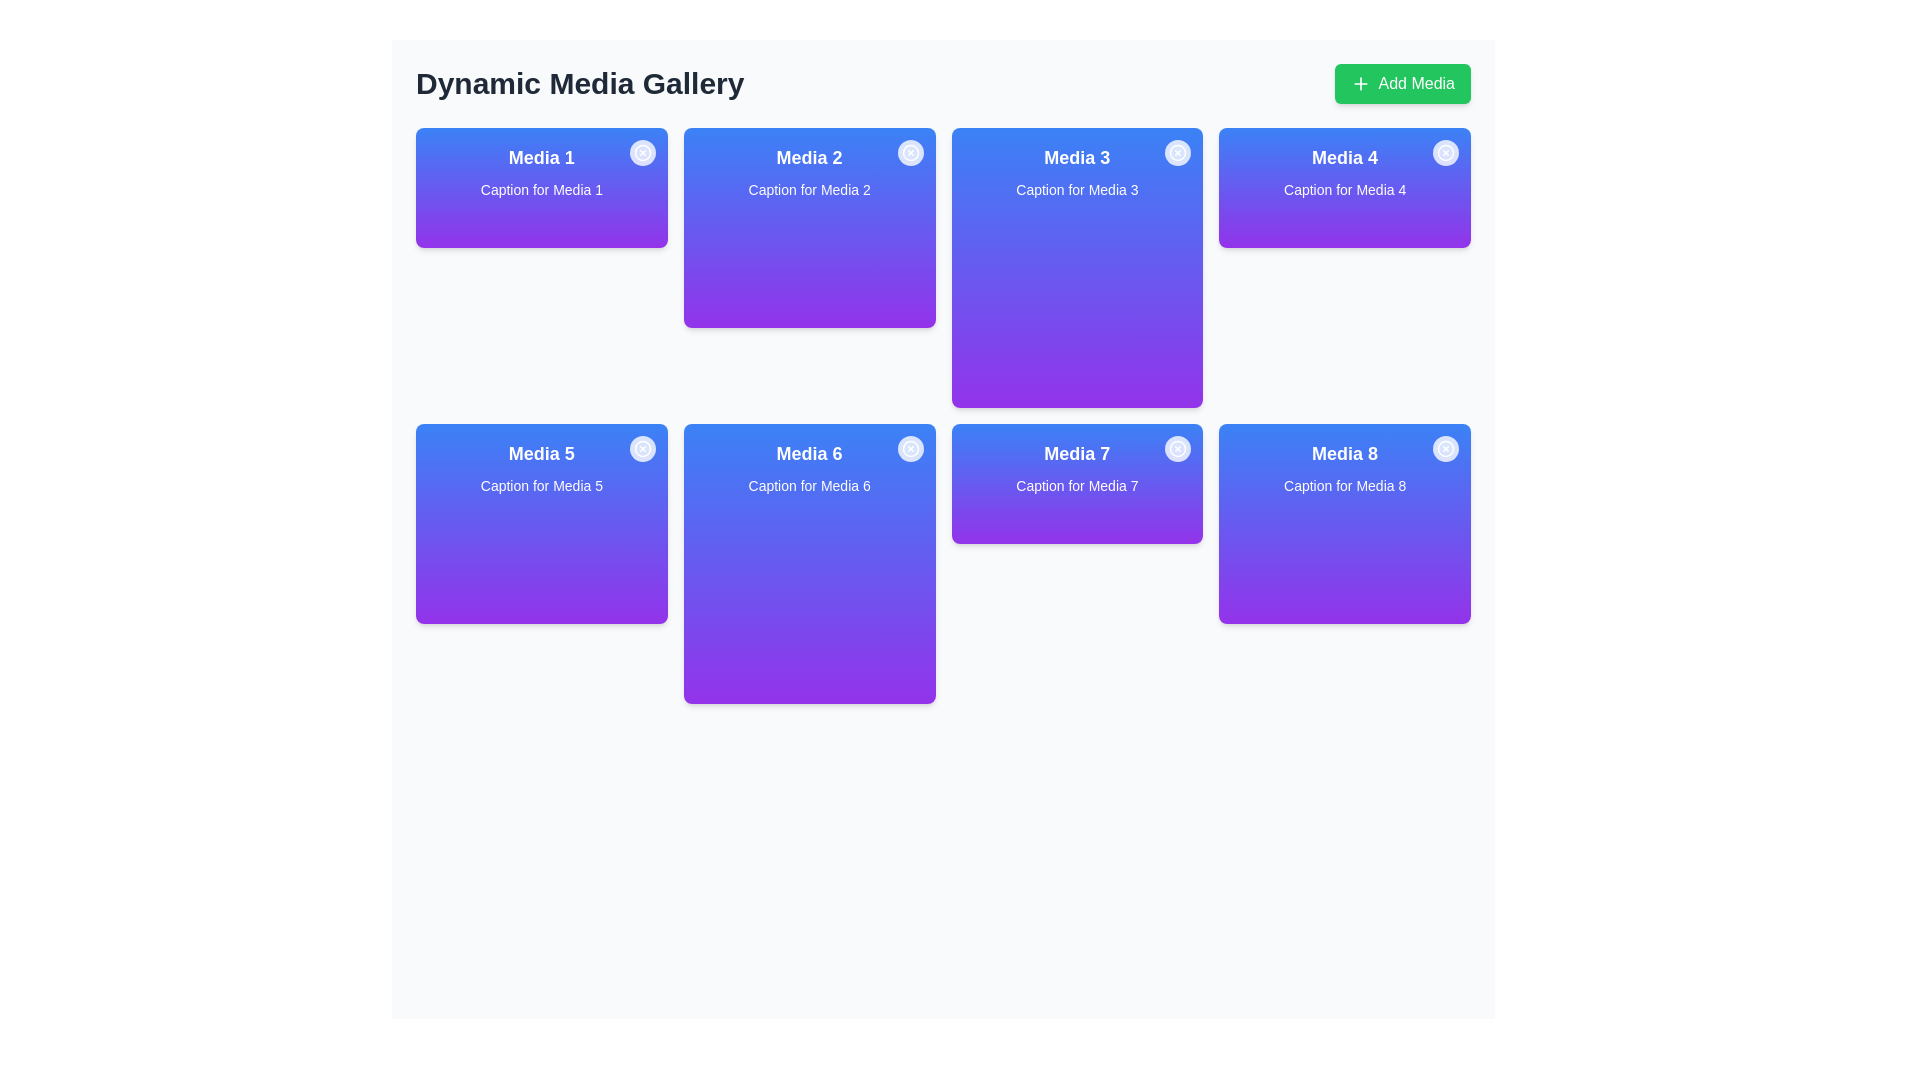  I want to click on the SVG circle graphic element located in the upper-right corner of the 'Media 2' card for detailed interaction, so click(909, 152).